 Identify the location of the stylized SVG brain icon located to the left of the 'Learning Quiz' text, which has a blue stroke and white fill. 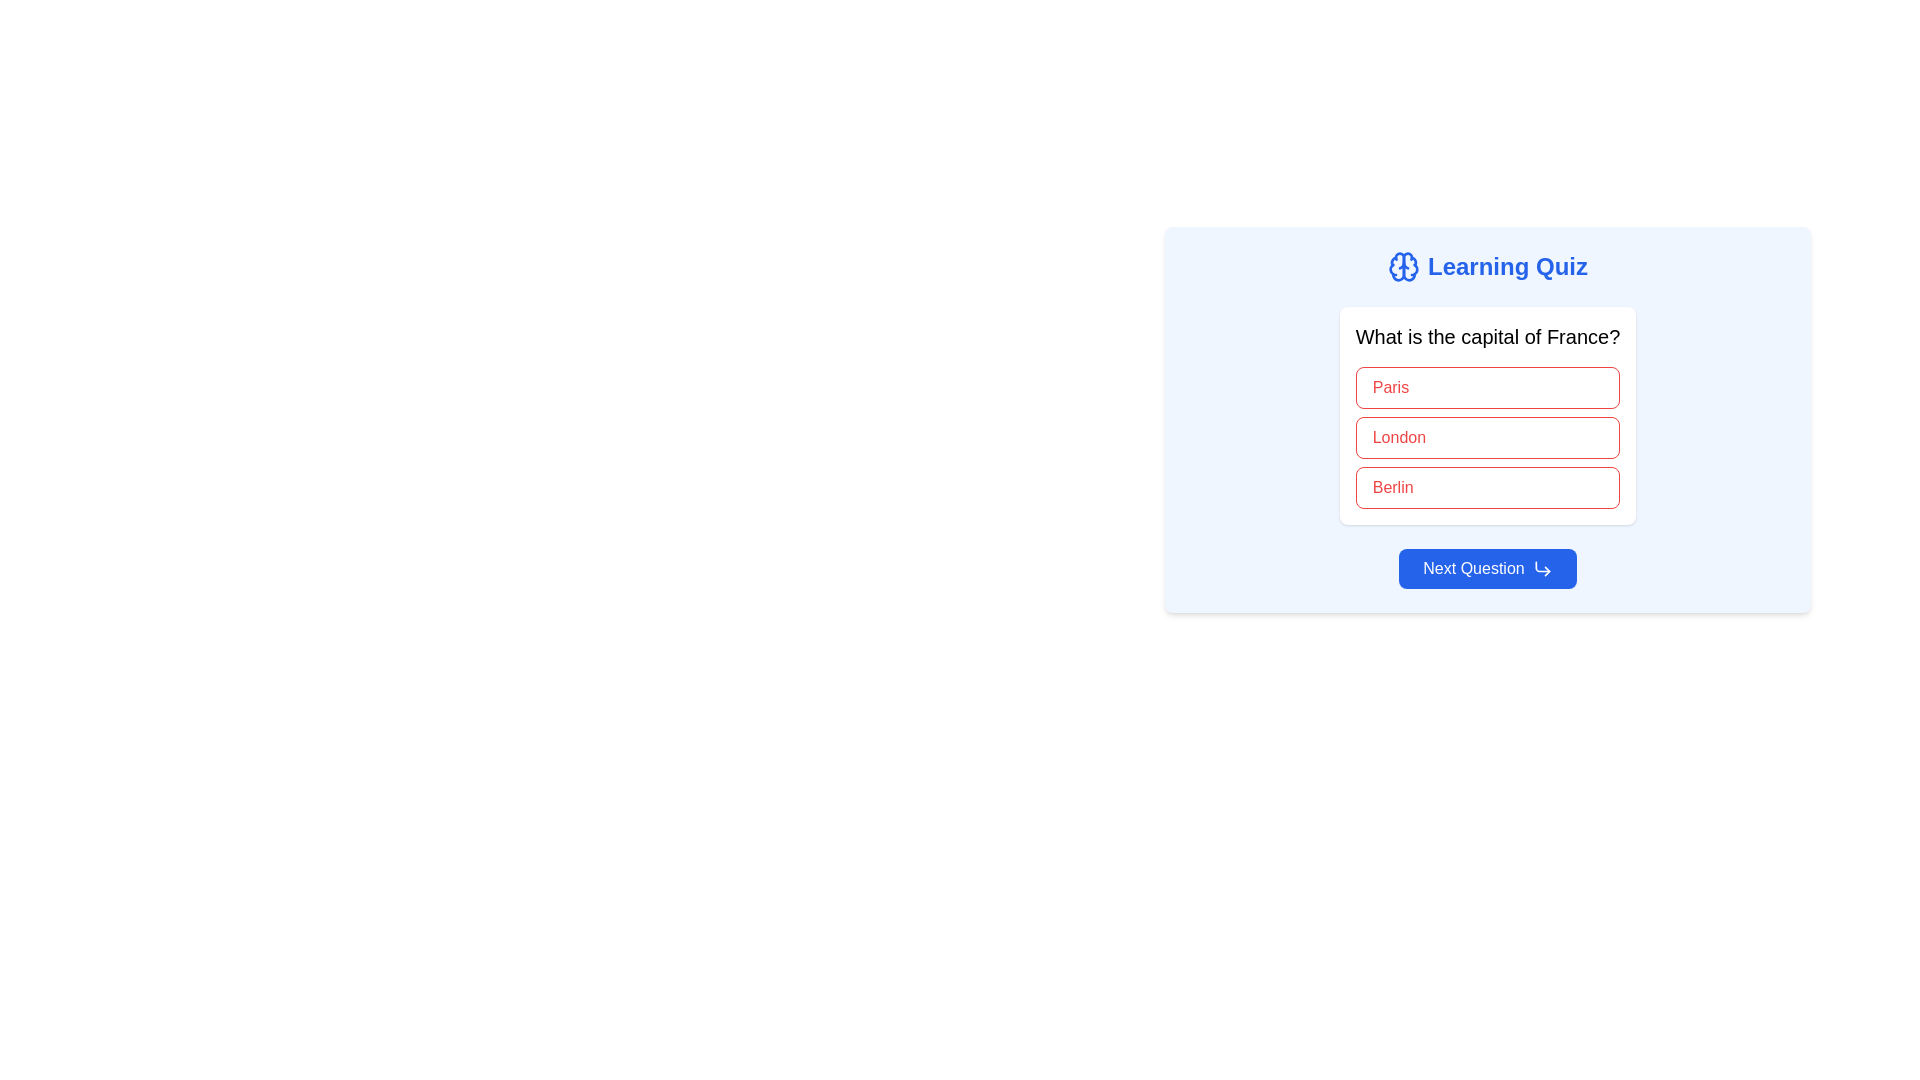
(1402, 265).